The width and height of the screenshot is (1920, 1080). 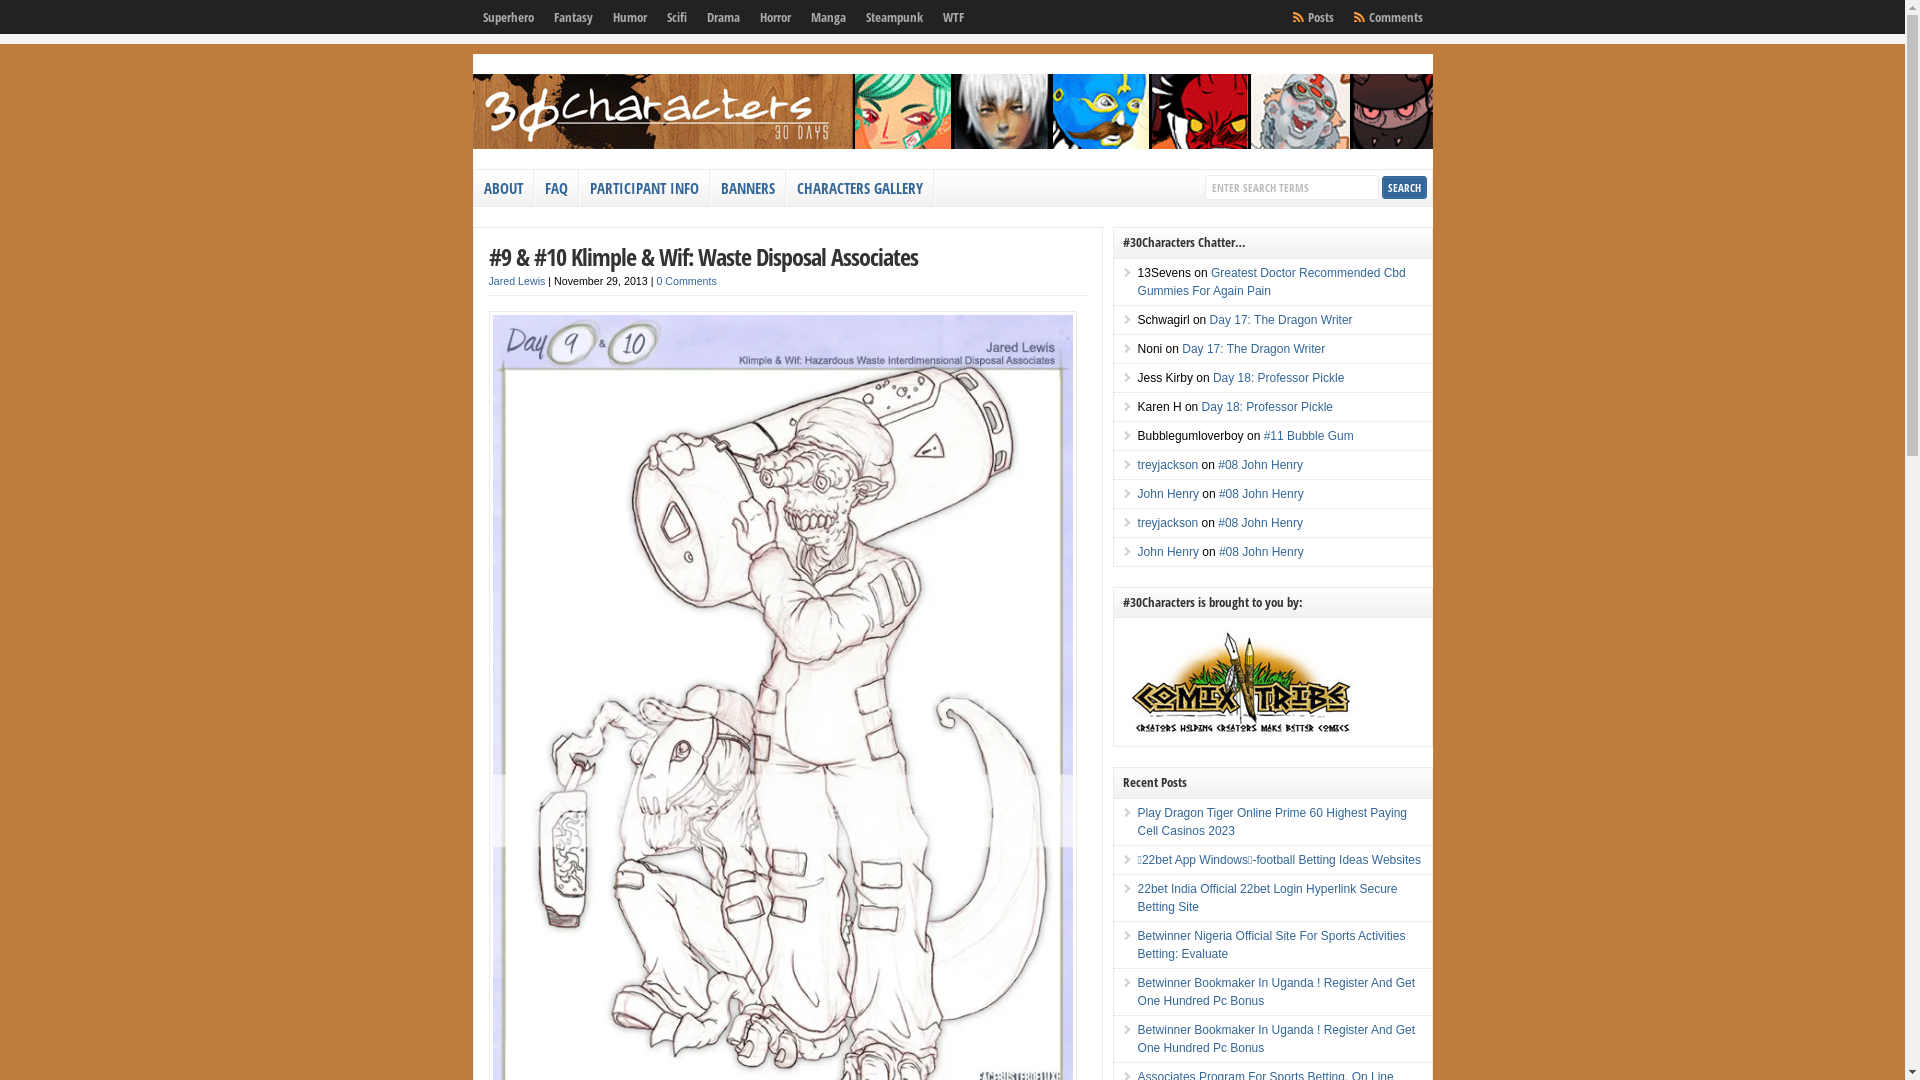 I want to click on 'Superhero', so click(x=507, y=16).